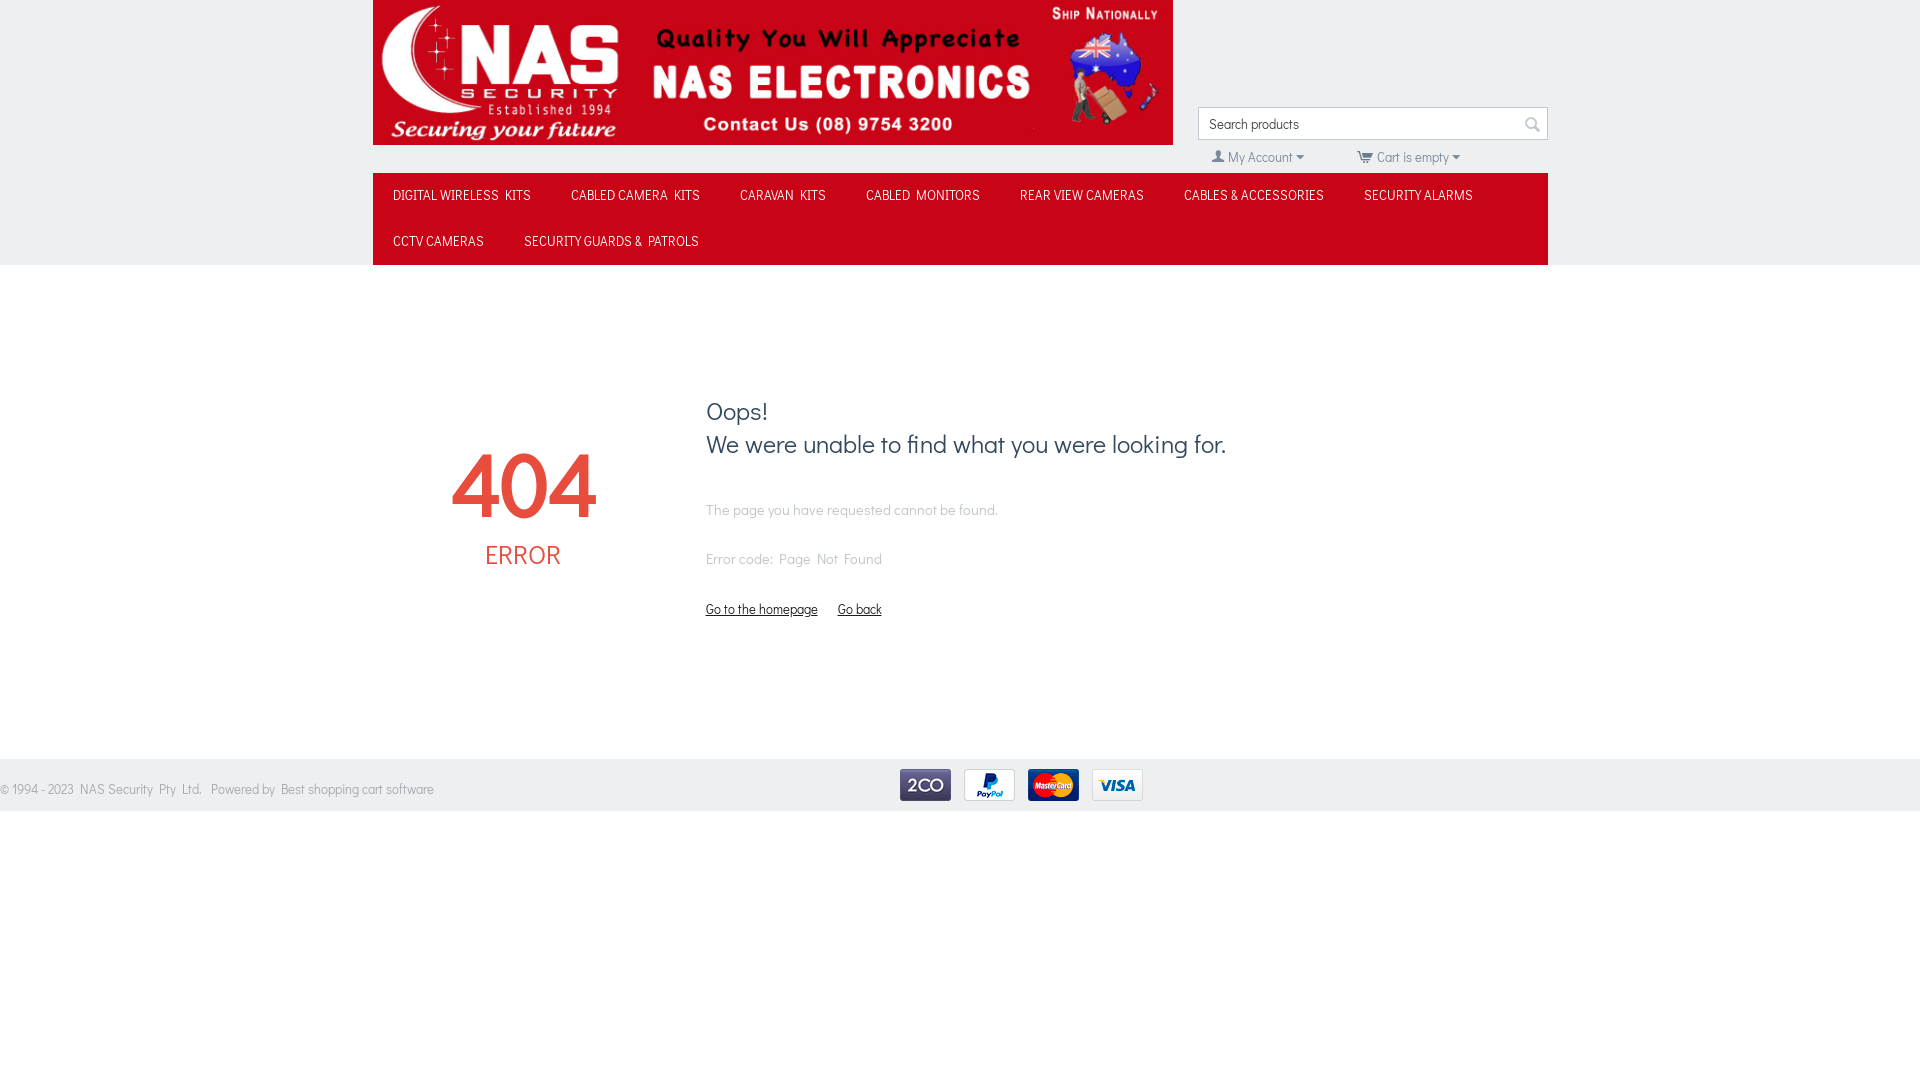  I want to click on 'Go to the homepage', so click(761, 607).